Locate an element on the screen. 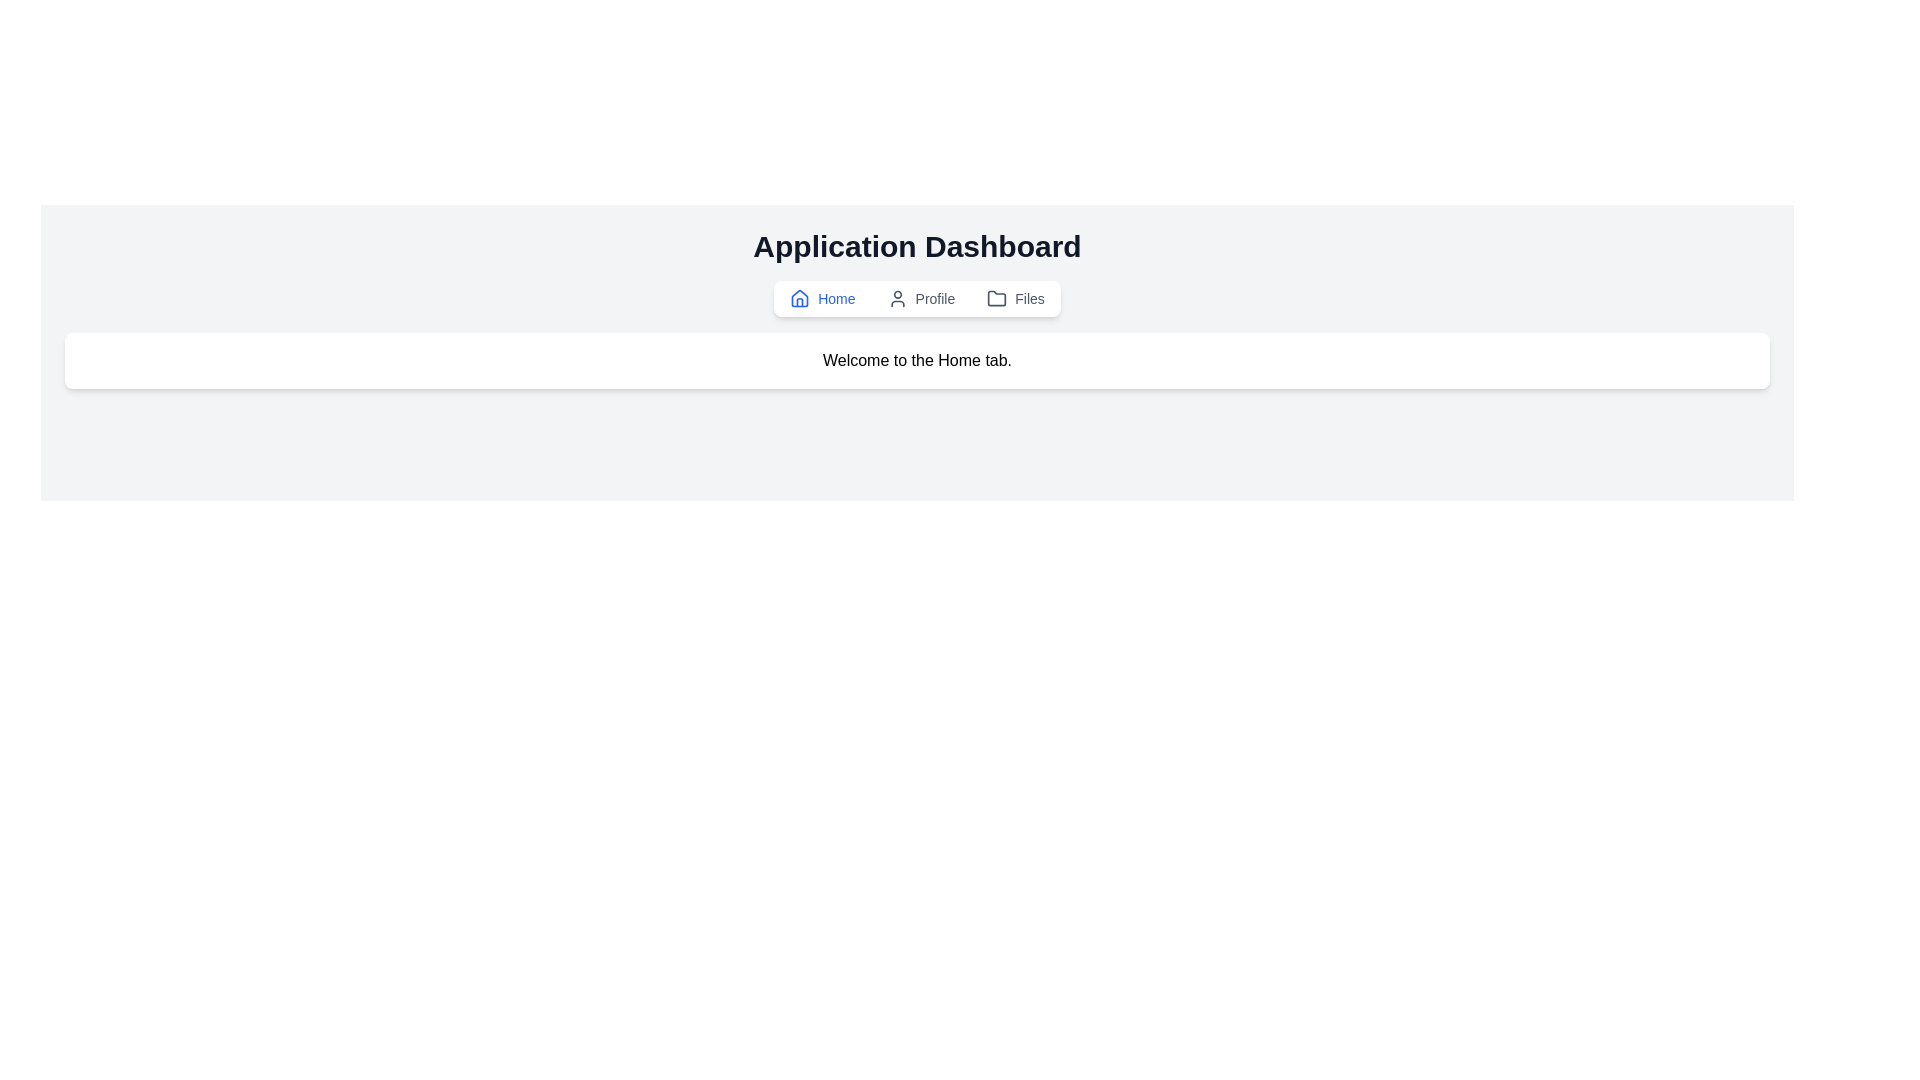 The width and height of the screenshot is (1920, 1080). the 'Home' button in the navigation bar, which features a house icon and the text 'Home' is located at coordinates (822, 299).